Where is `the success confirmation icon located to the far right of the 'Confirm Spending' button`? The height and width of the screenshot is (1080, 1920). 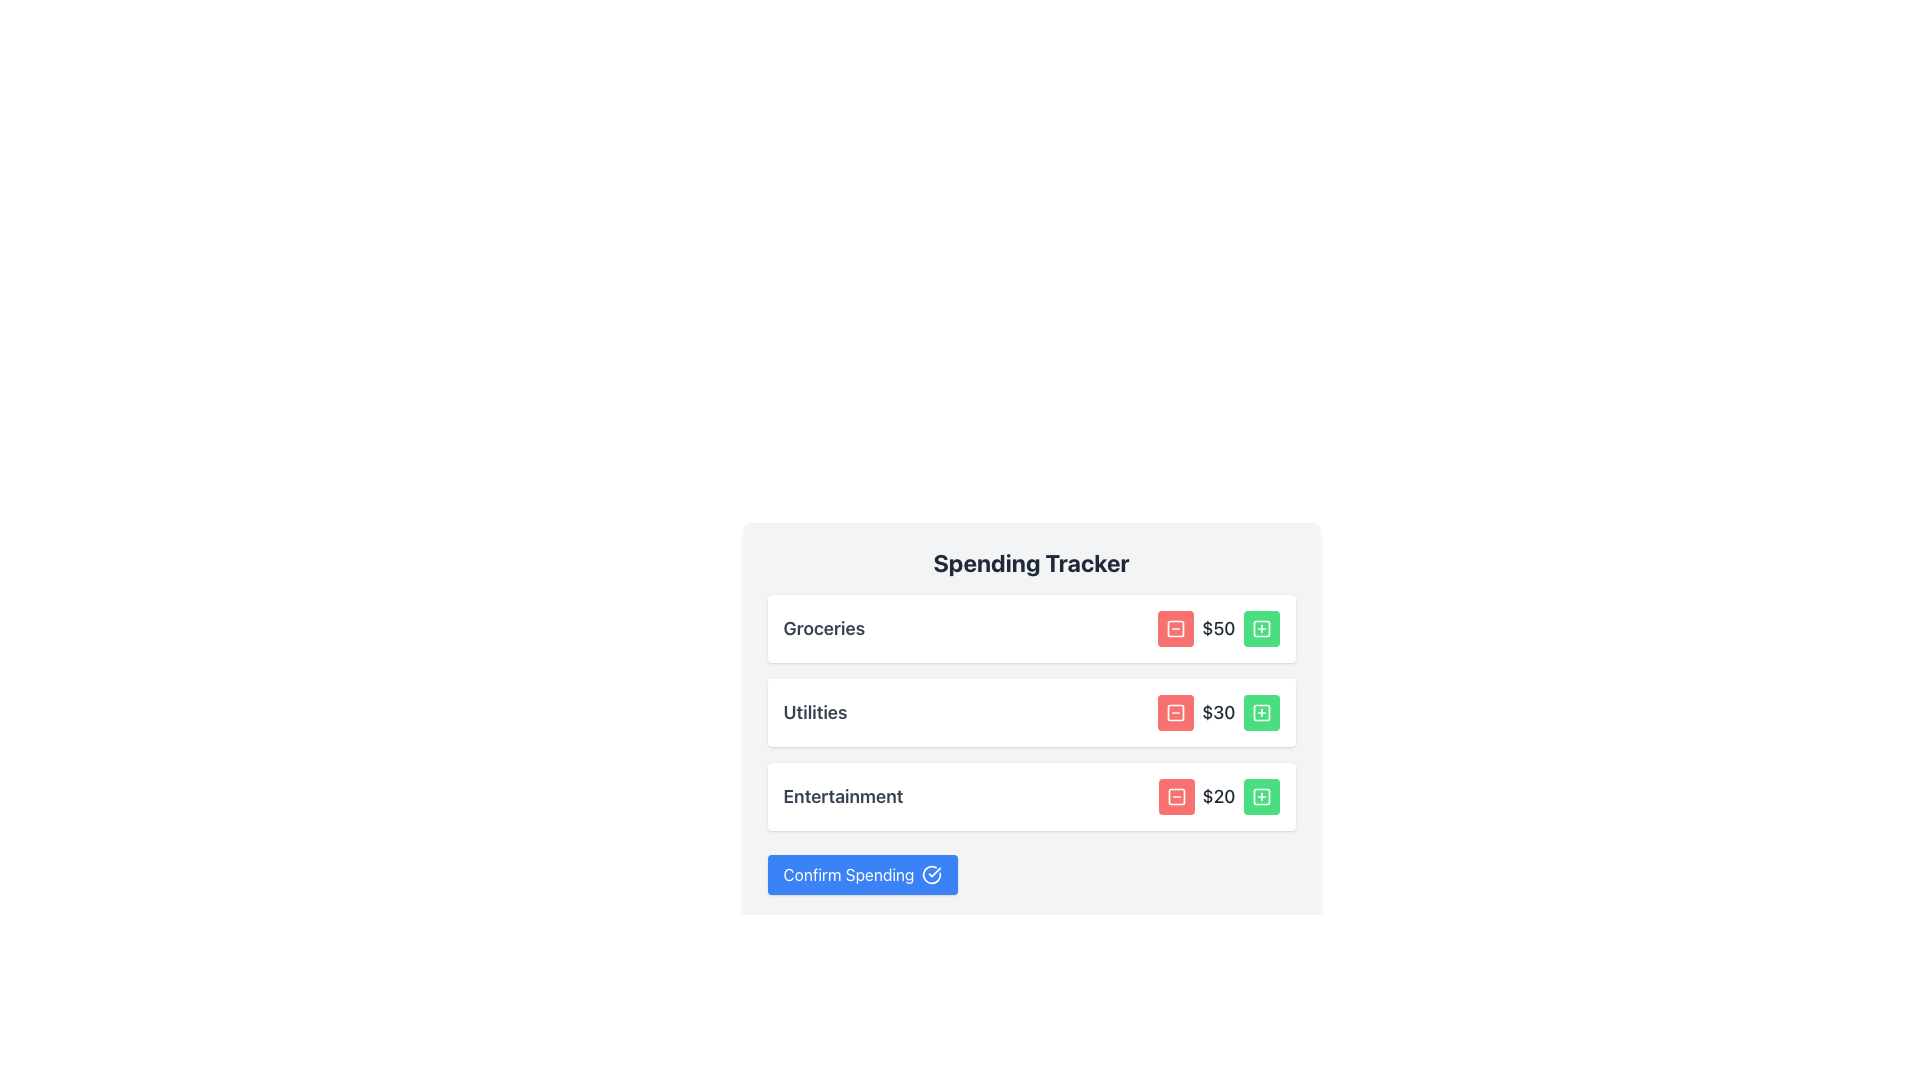
the success confirmation icon located to the far right of the 'Confirm Spending' button is located at coordinates (931, 874).